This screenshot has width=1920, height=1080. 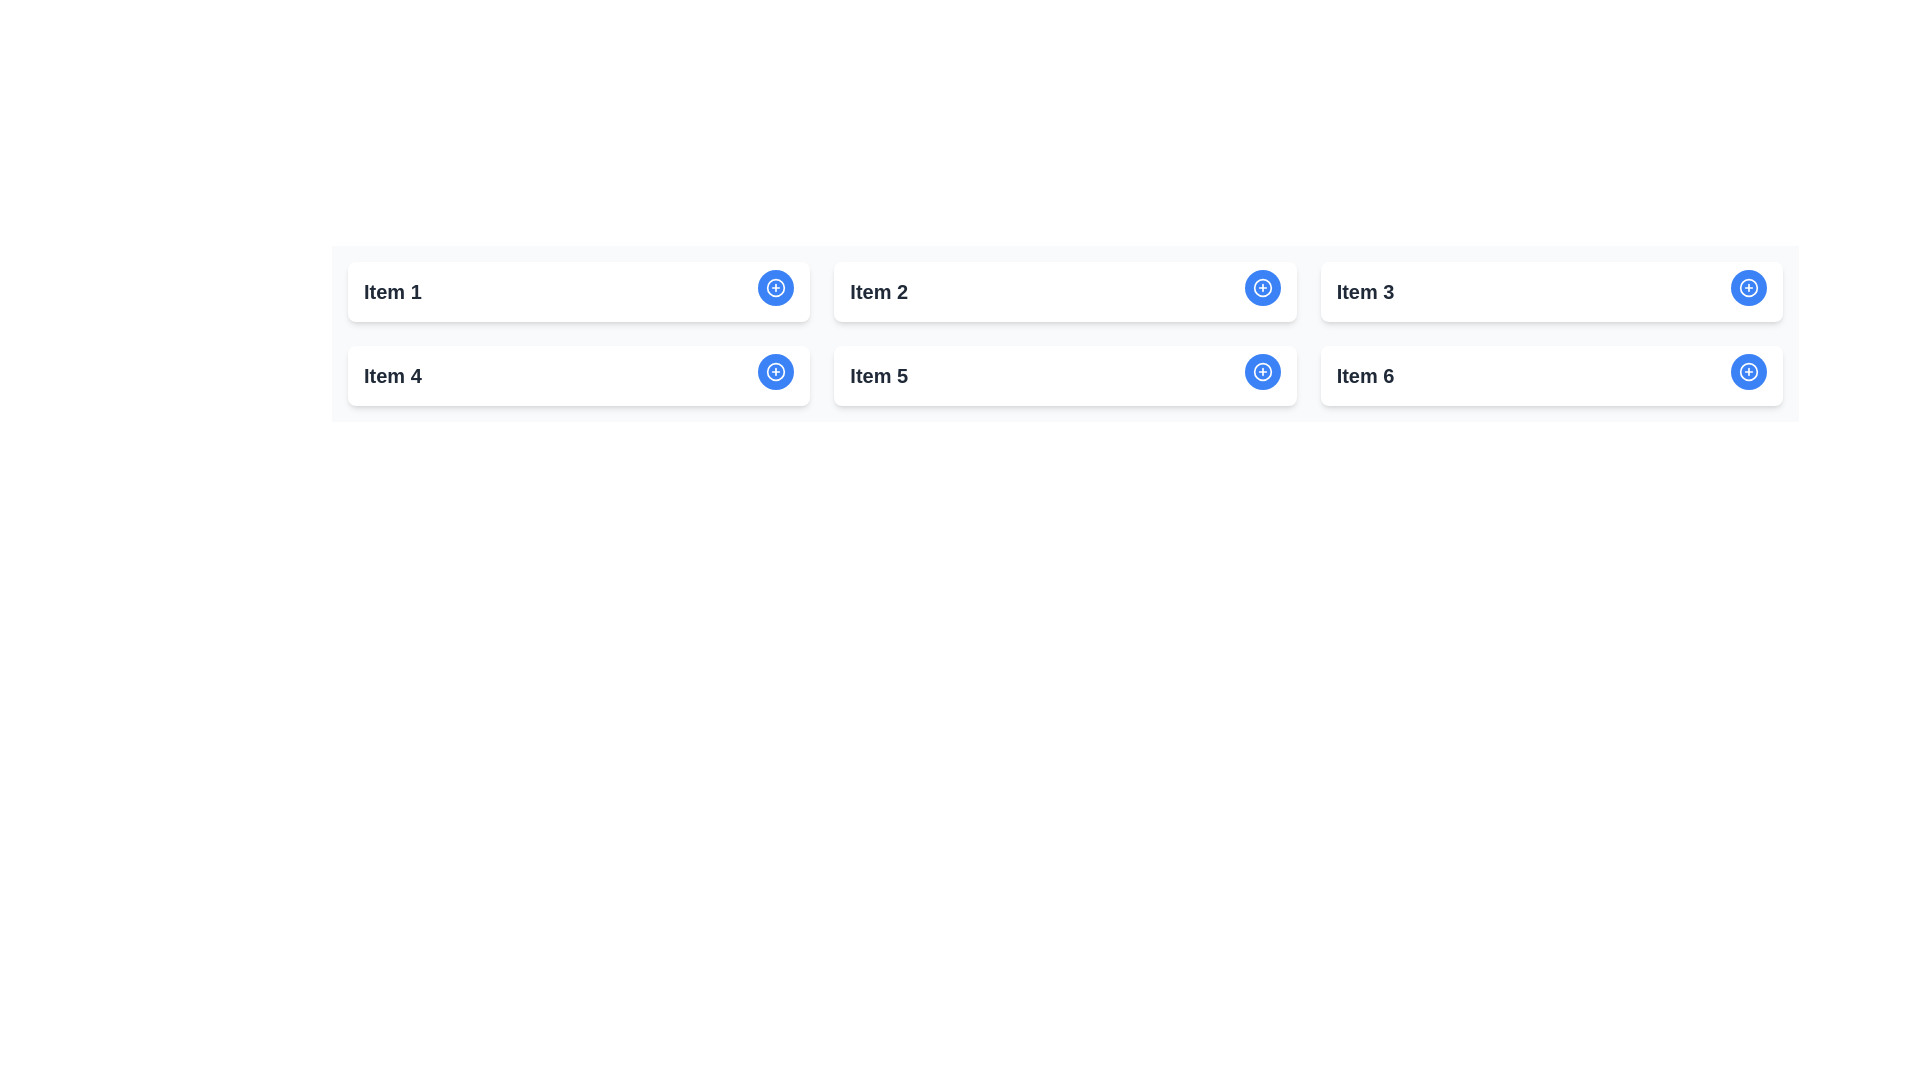 I want to click on the circular shape within the graphical icon associated with Item 2, which serves as a boundary or decoration for the icon, so click(x=1261, y=288).